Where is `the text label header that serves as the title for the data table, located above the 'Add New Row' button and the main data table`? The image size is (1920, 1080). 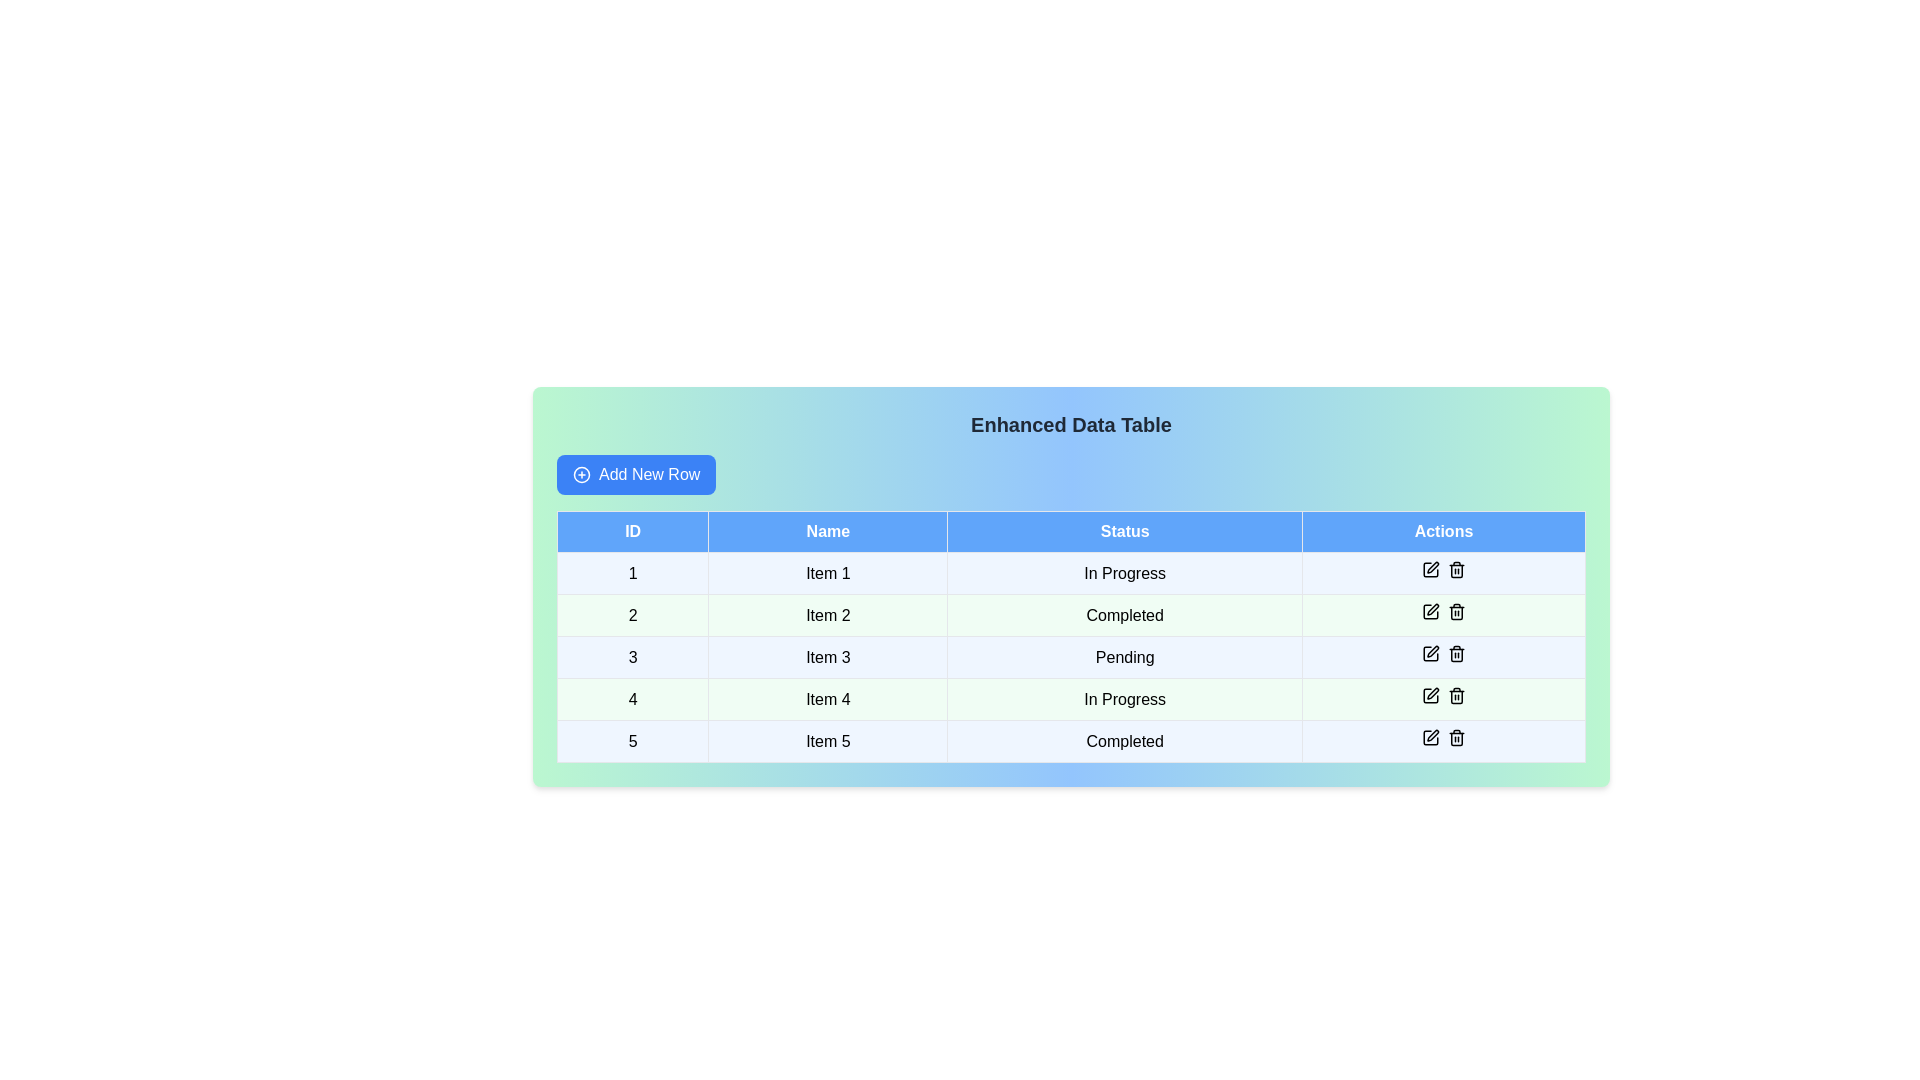
the text label header that serves as the title for the data table, located above the 'Add New Row' button and the main data table is located at coordinates (1070, 423).